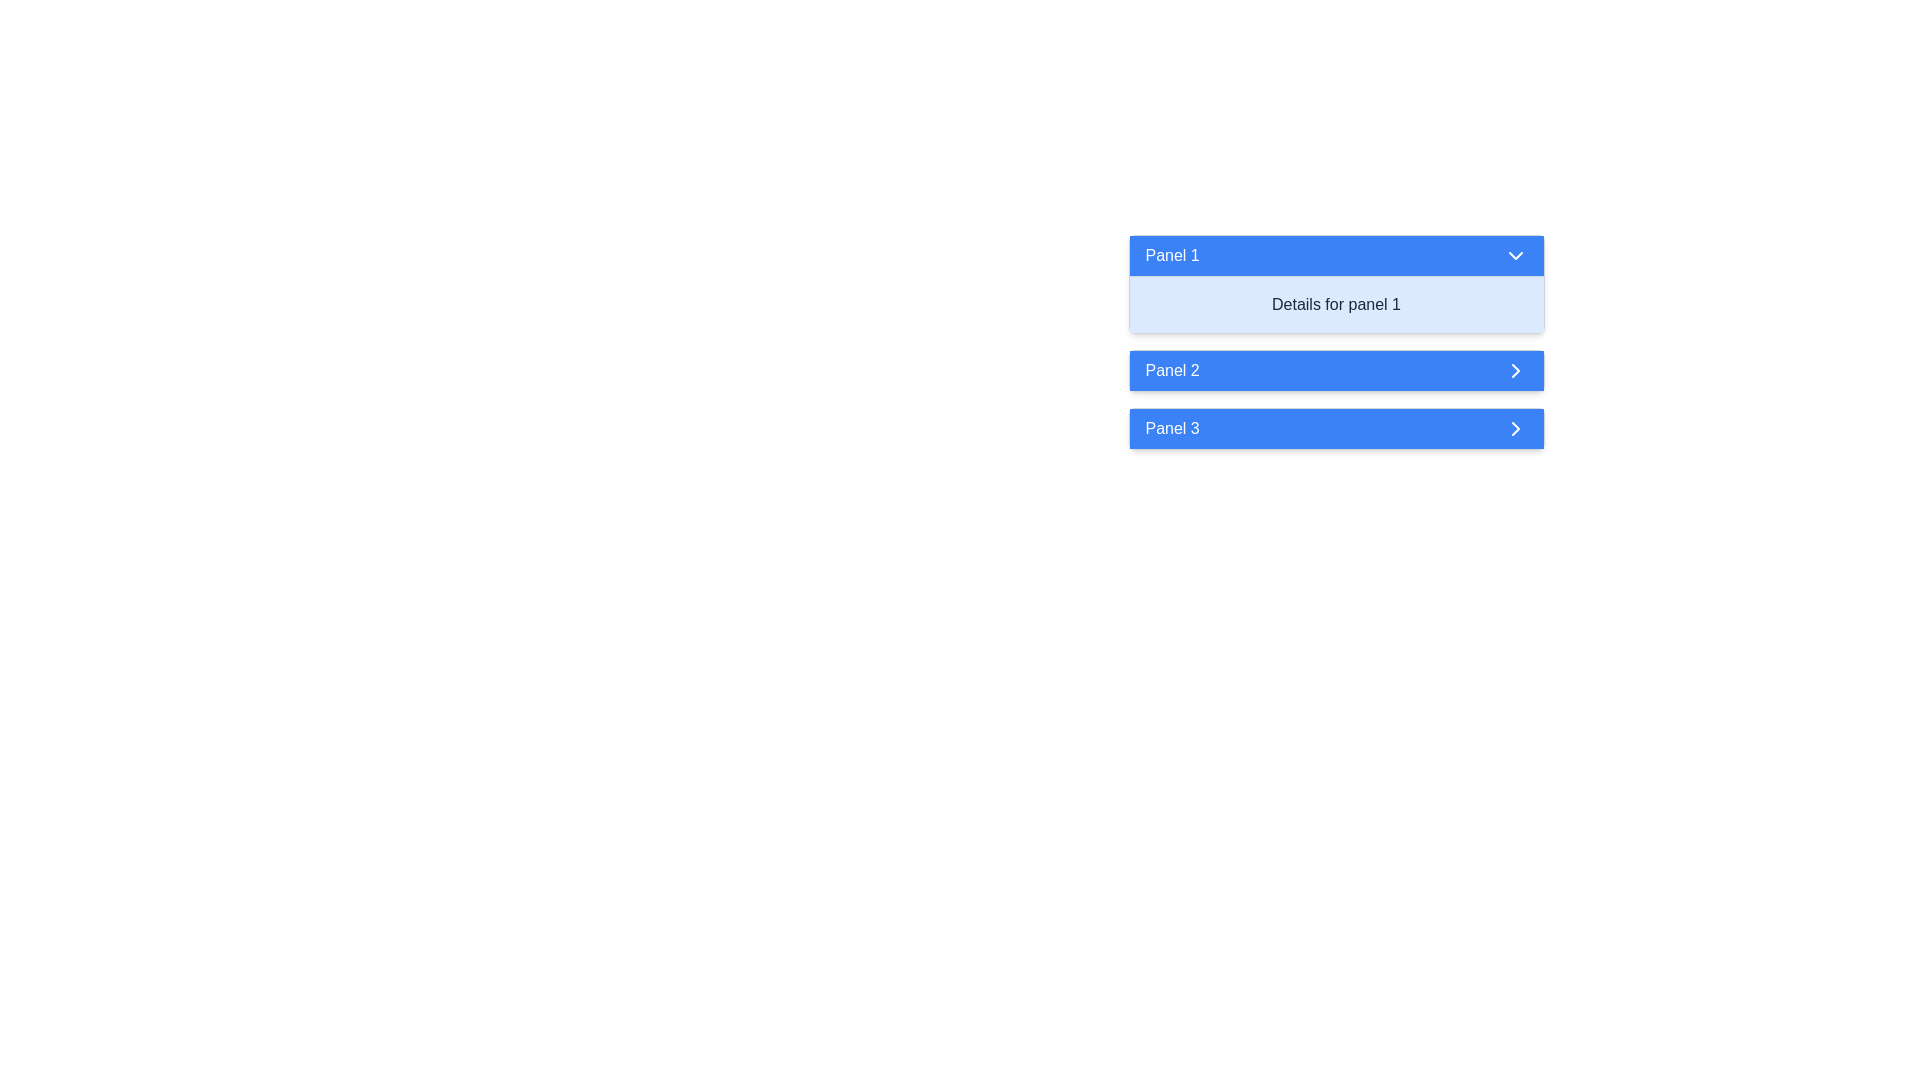 Image resolution: width=1920 pixels, height=1080 pixels. Describe the element at coordinates (1336, 304) in the screenshot. I see `the static text block displaying 'Details for panel 1', which is prominently styled with a light blue background and dark gray font, located below the 'Panel 1' heading` at that location.